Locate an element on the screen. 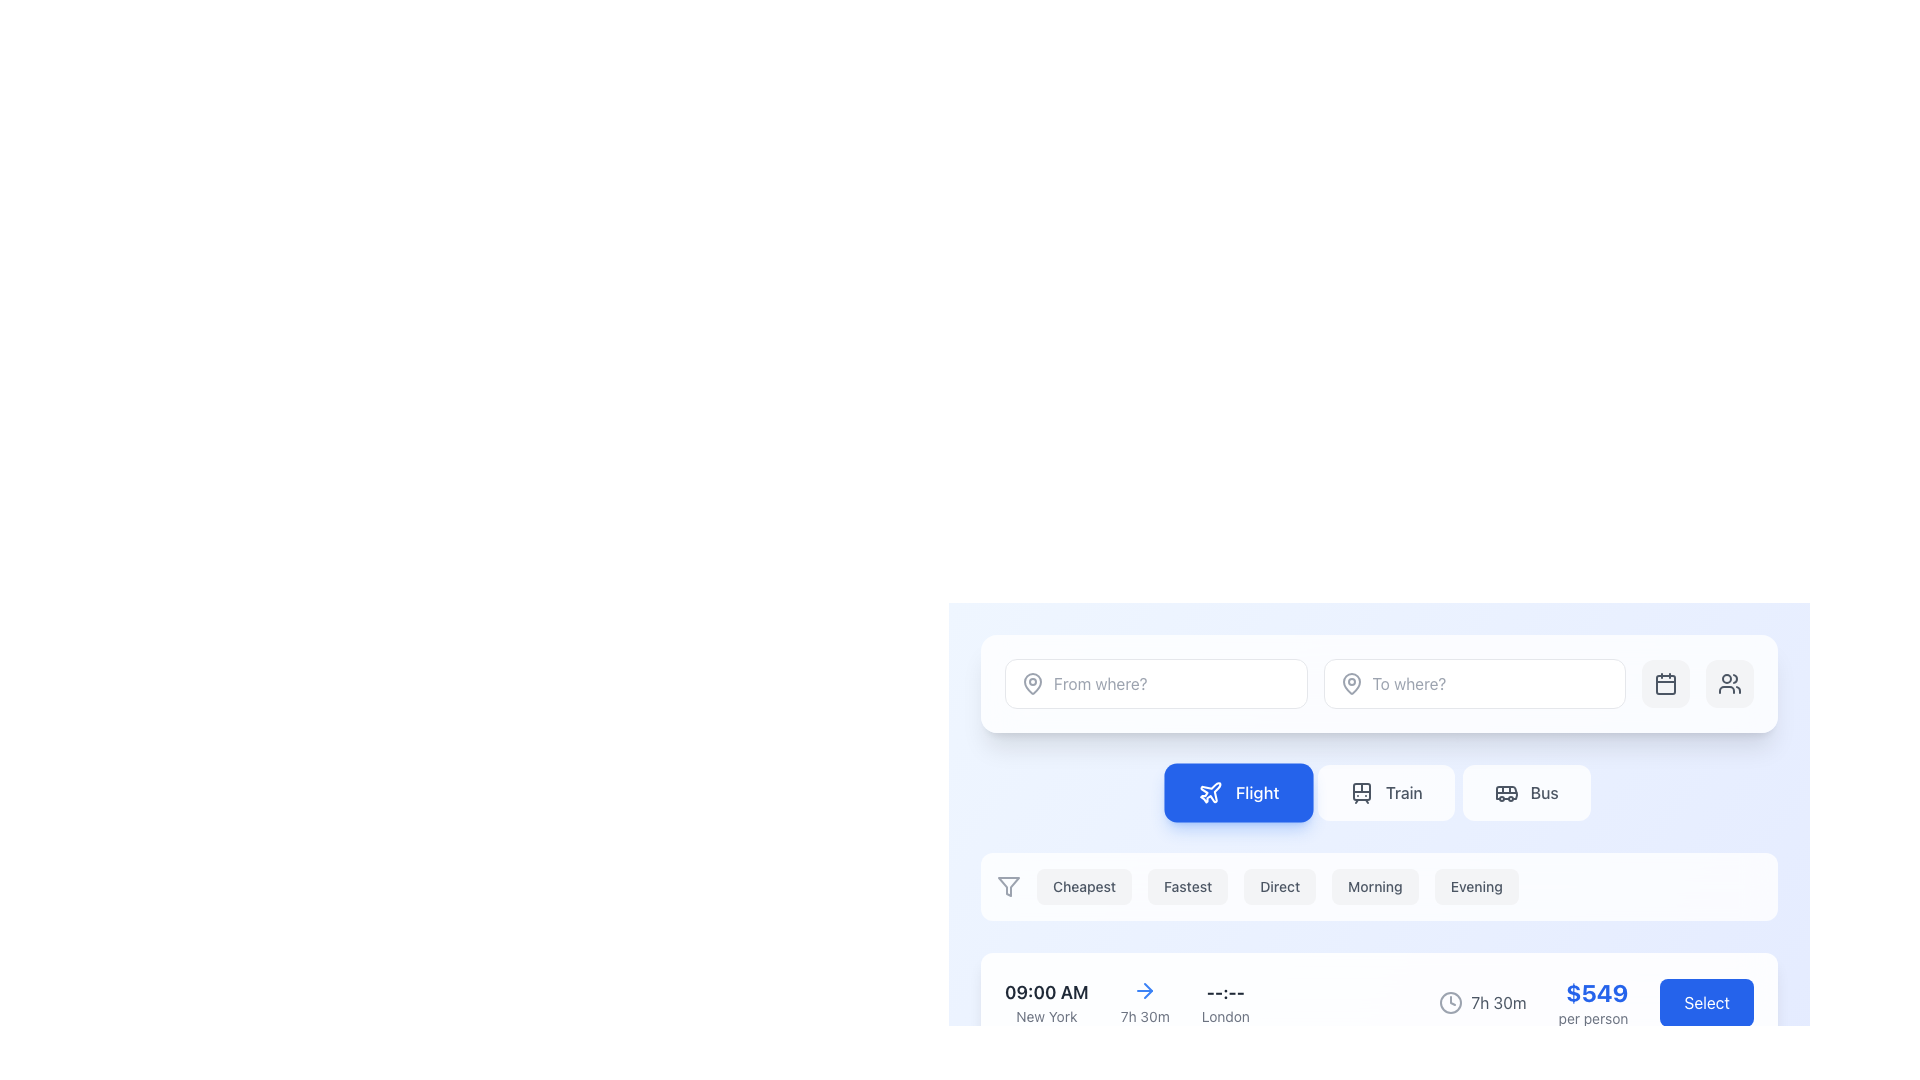 Image resolution: width=1920 pixels, height=1080 pixels. the destination icon located at the far-left edge of the input field labeled 'To where?' is located at coordinates (1351, 682).